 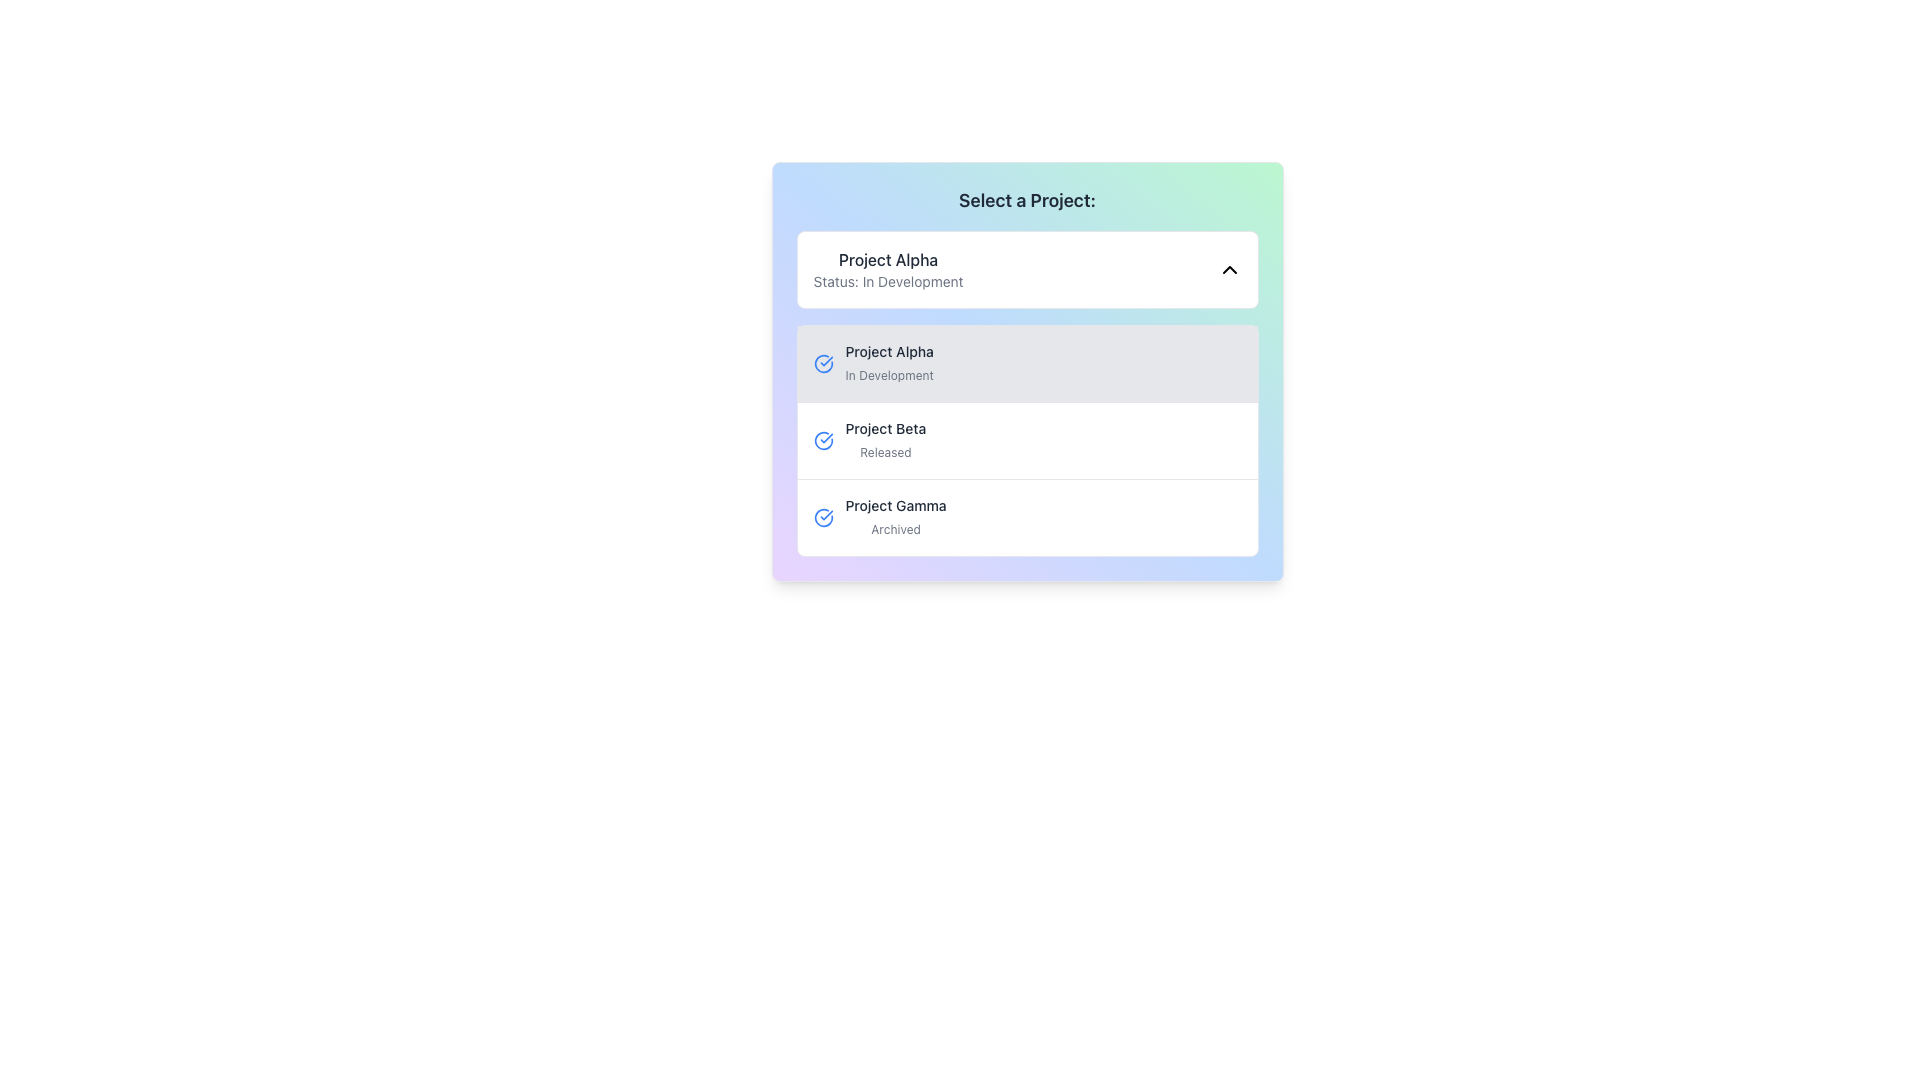 I want to click on the text label 'Project Gamma' located in the dropdown list, which is the third project option and has the status 'Archived' displayed underneath it, so click(x=895, y=504).